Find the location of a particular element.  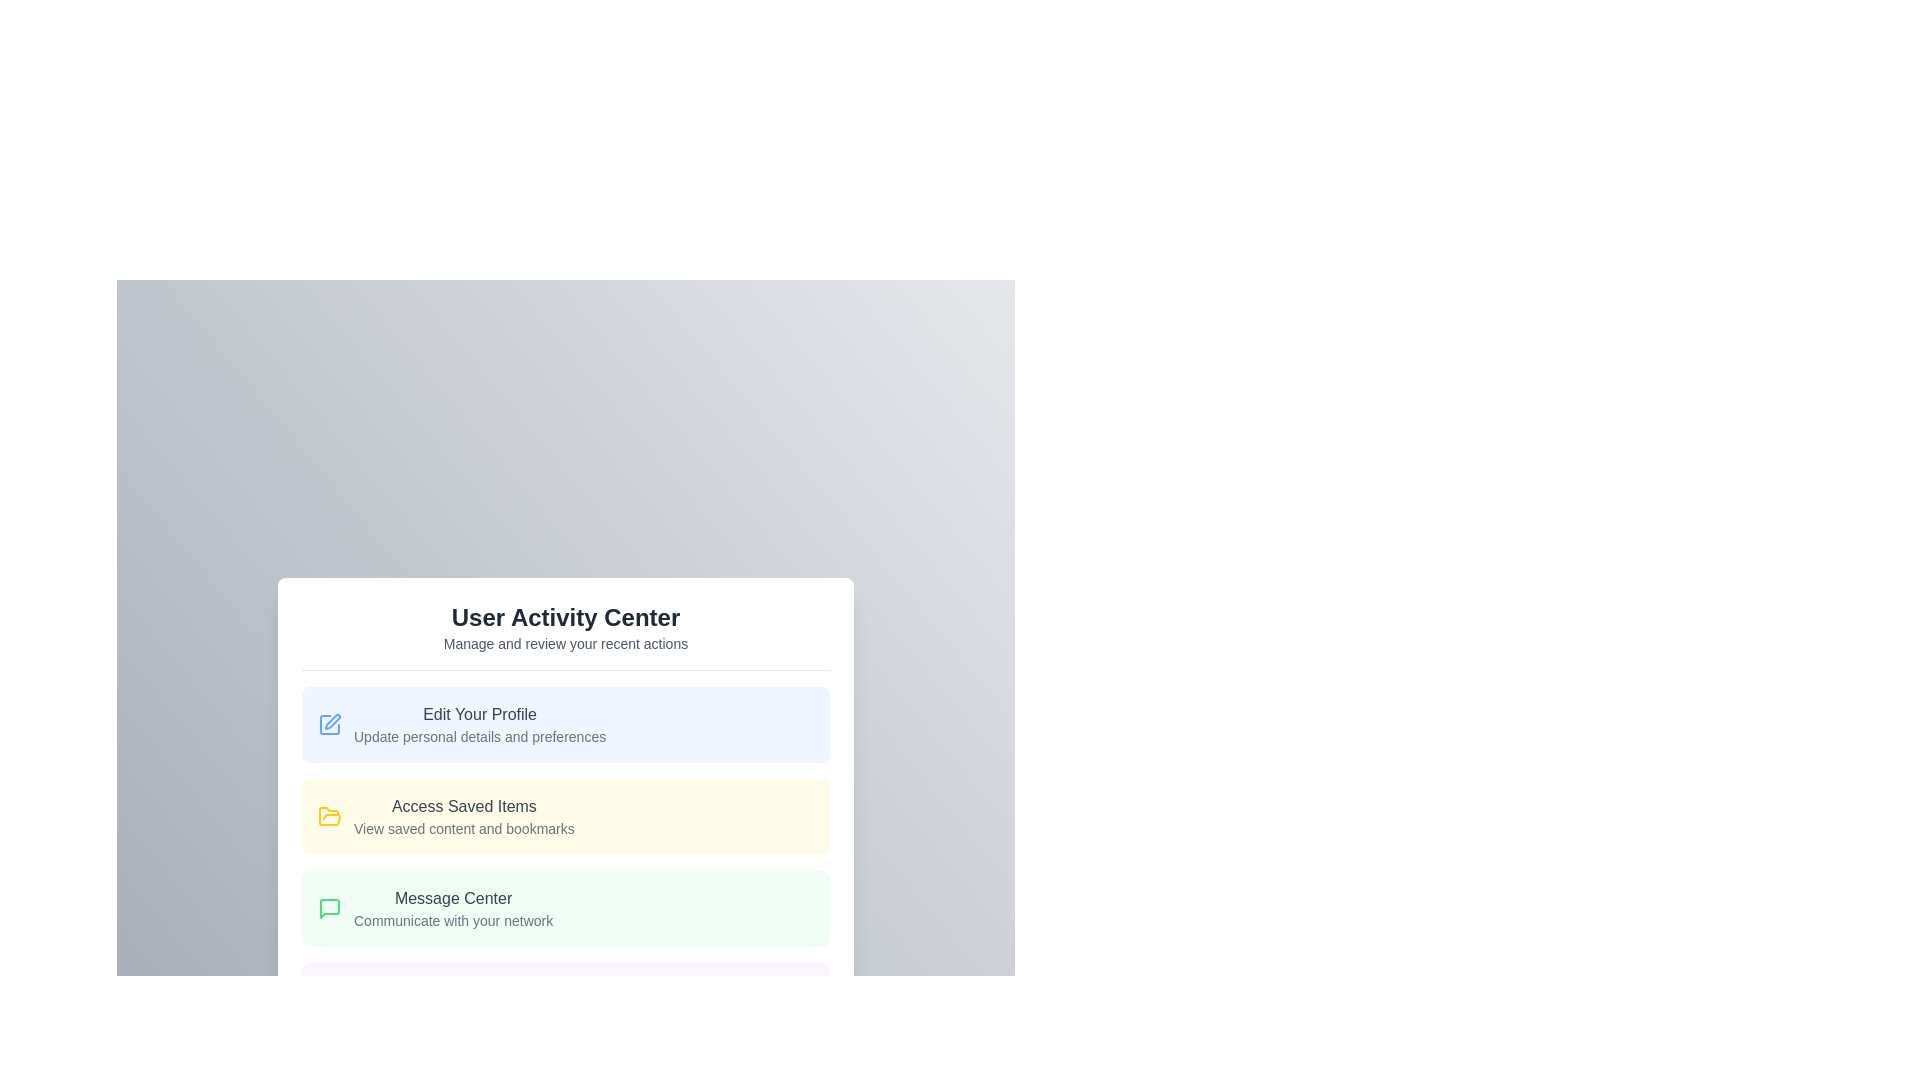

the interactive list item titled 'Access Saved Items' with a light yellow background and a folder icon is located at coordinates (565, 816).